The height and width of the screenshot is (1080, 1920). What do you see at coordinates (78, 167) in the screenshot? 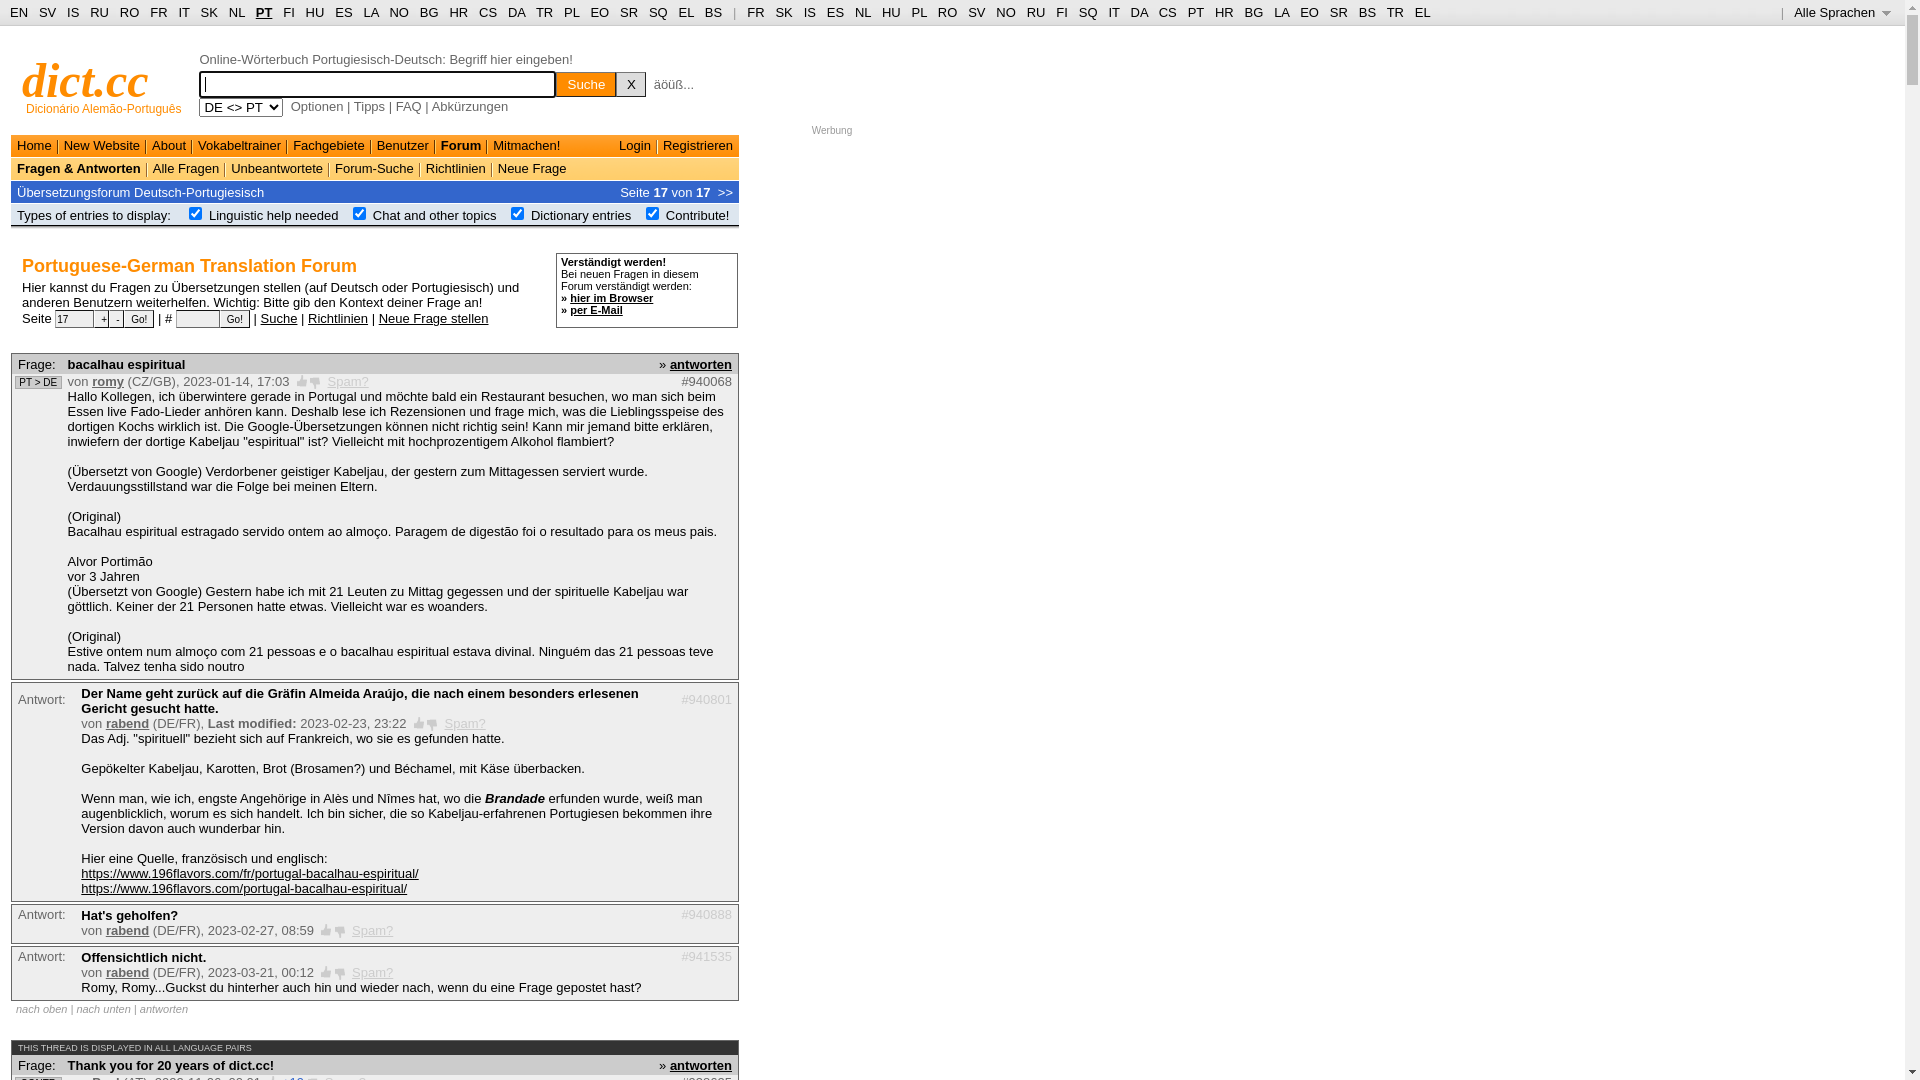
I see `'Fragen & Antworten'` at bounding box center [78, 167].